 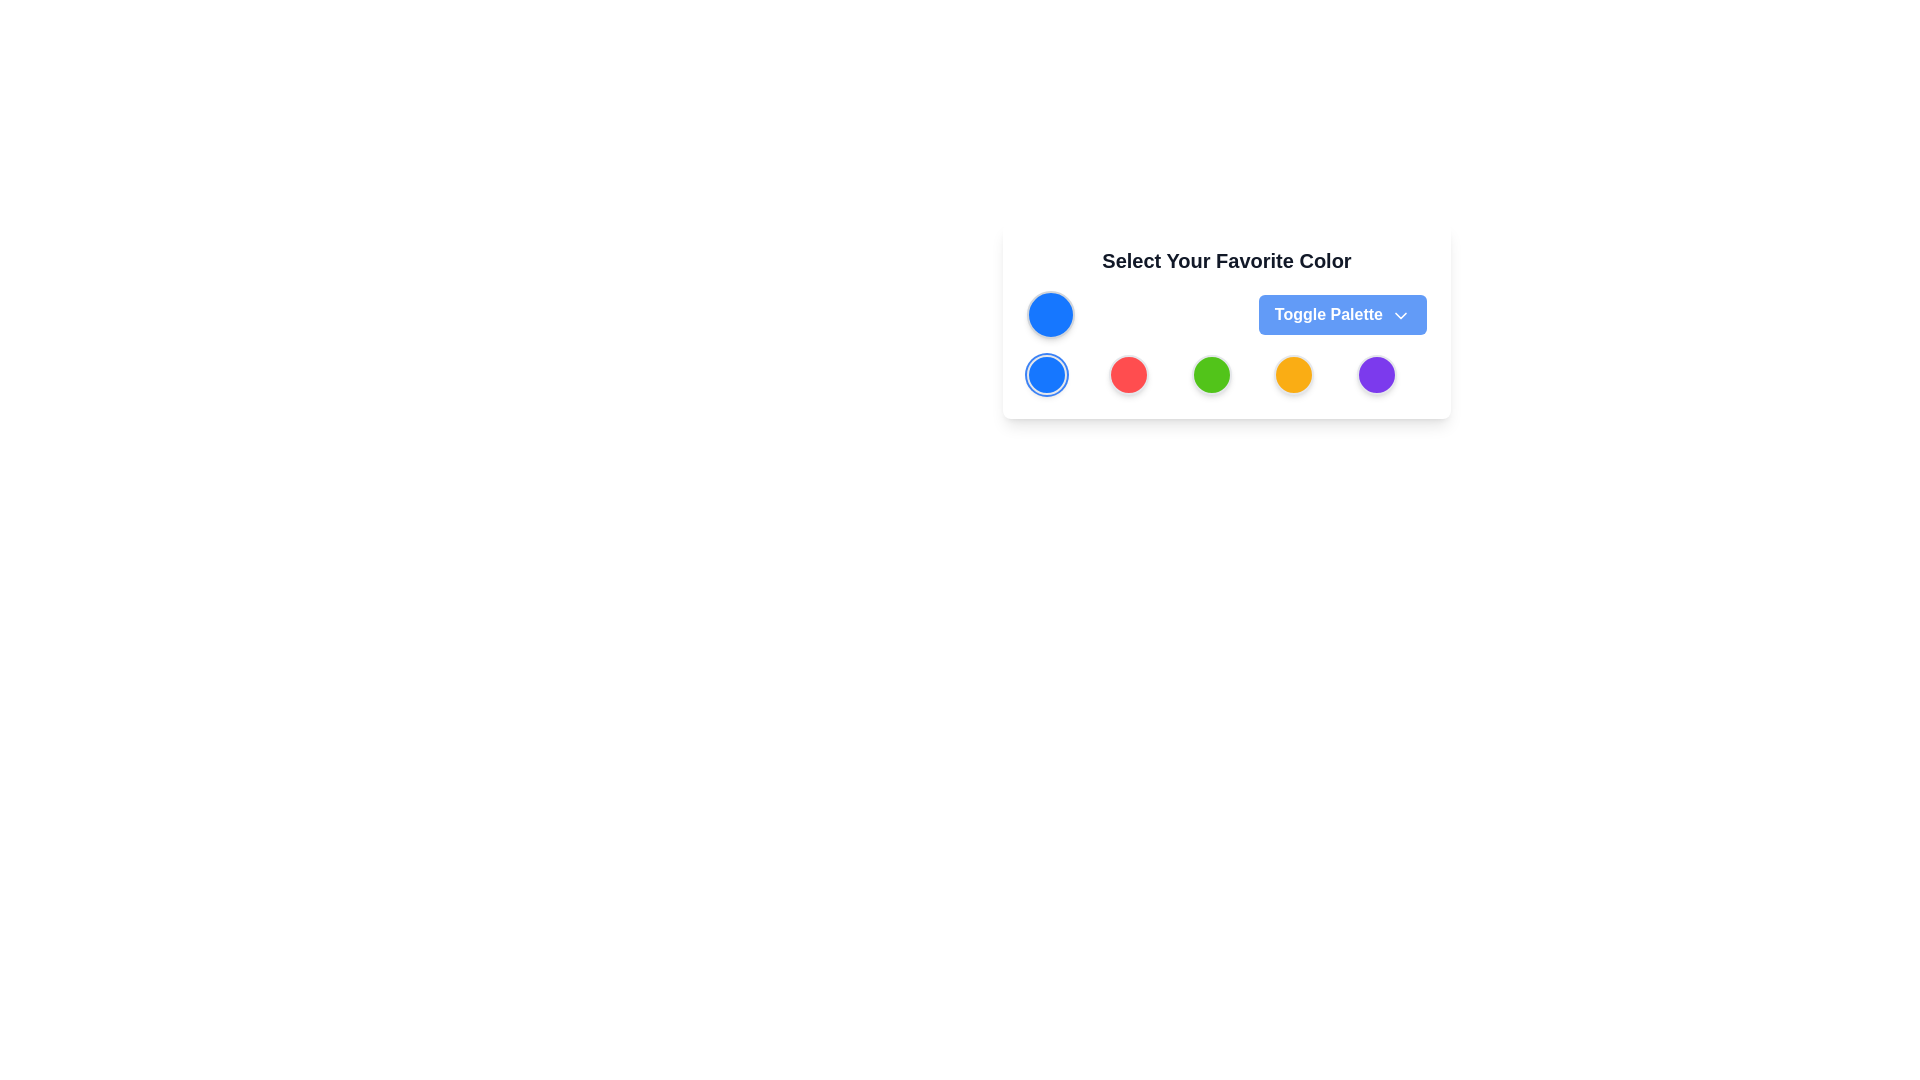 I want to click on the circular button in the Interactive color selection panel, so click(x=1226, y=319).